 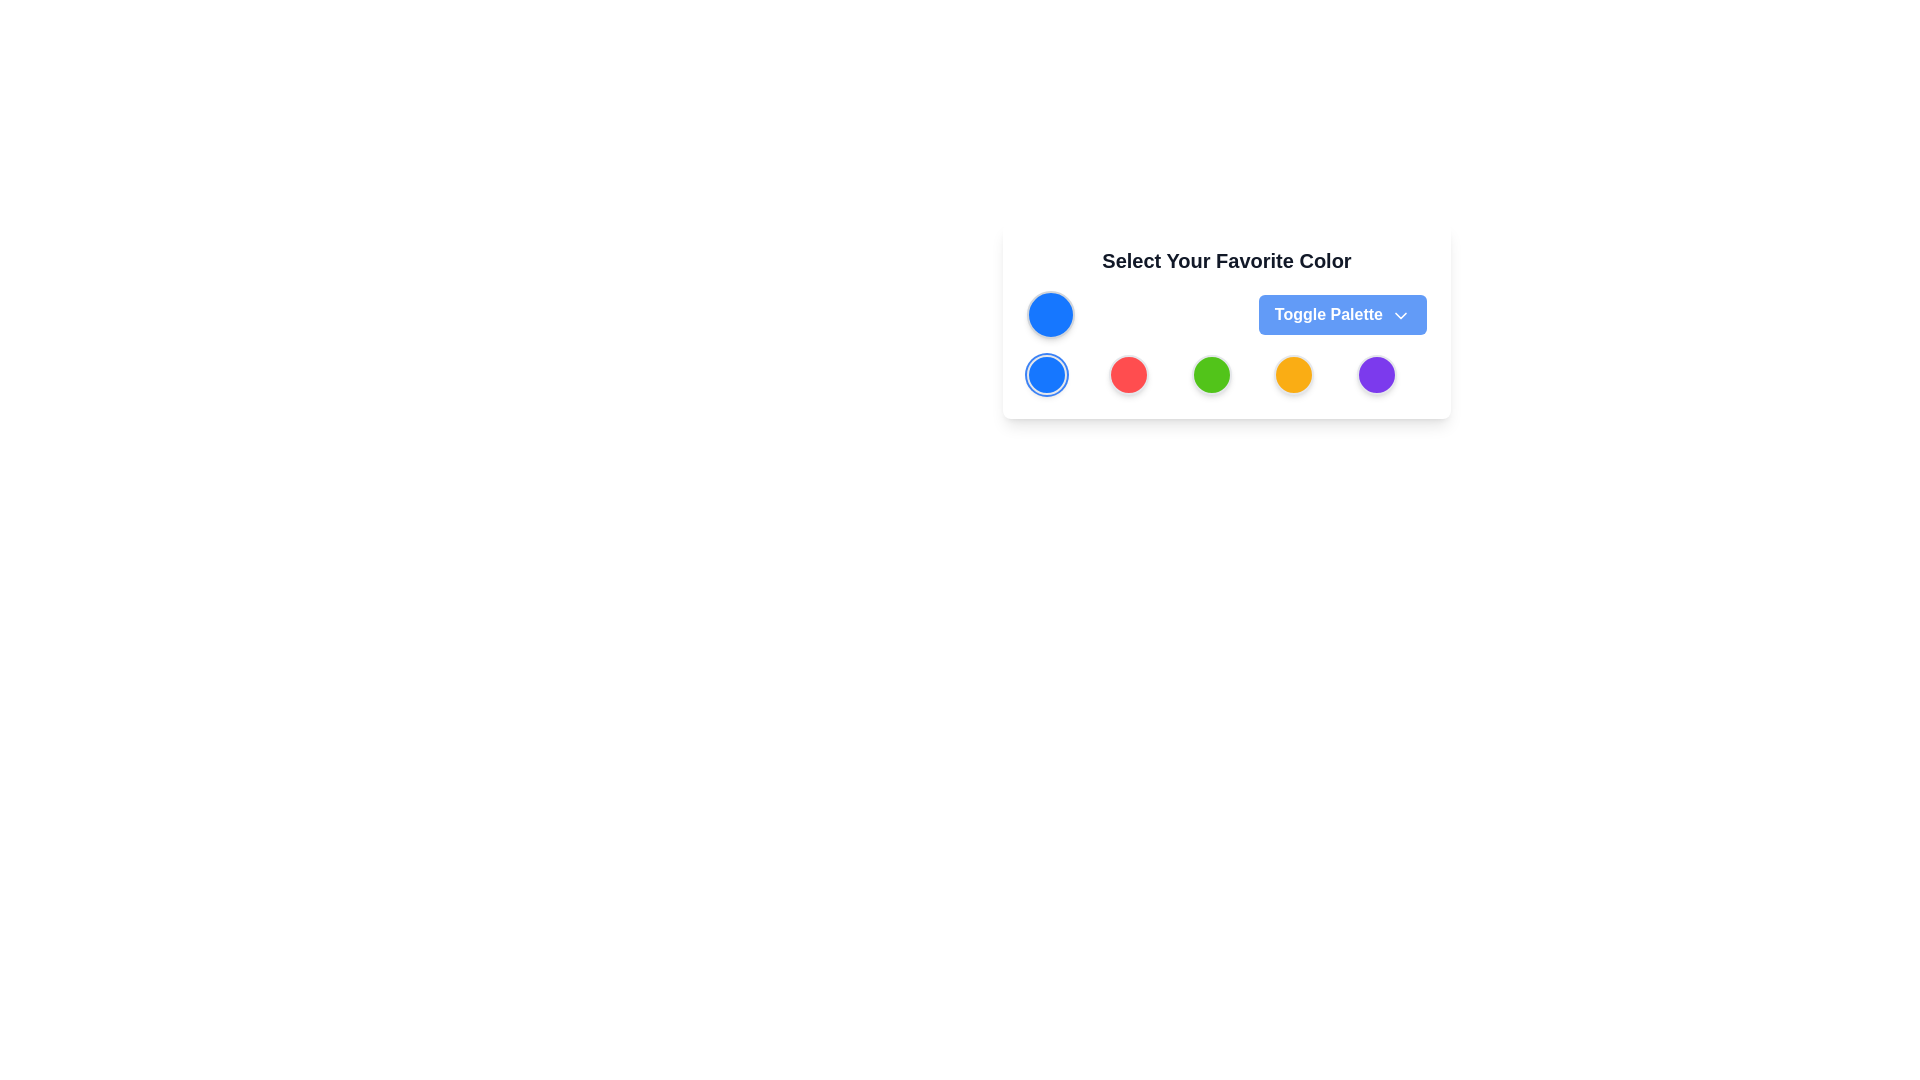 I want to click on the circular button in the Interactive color selection panel, so click(x=1226, y=319).